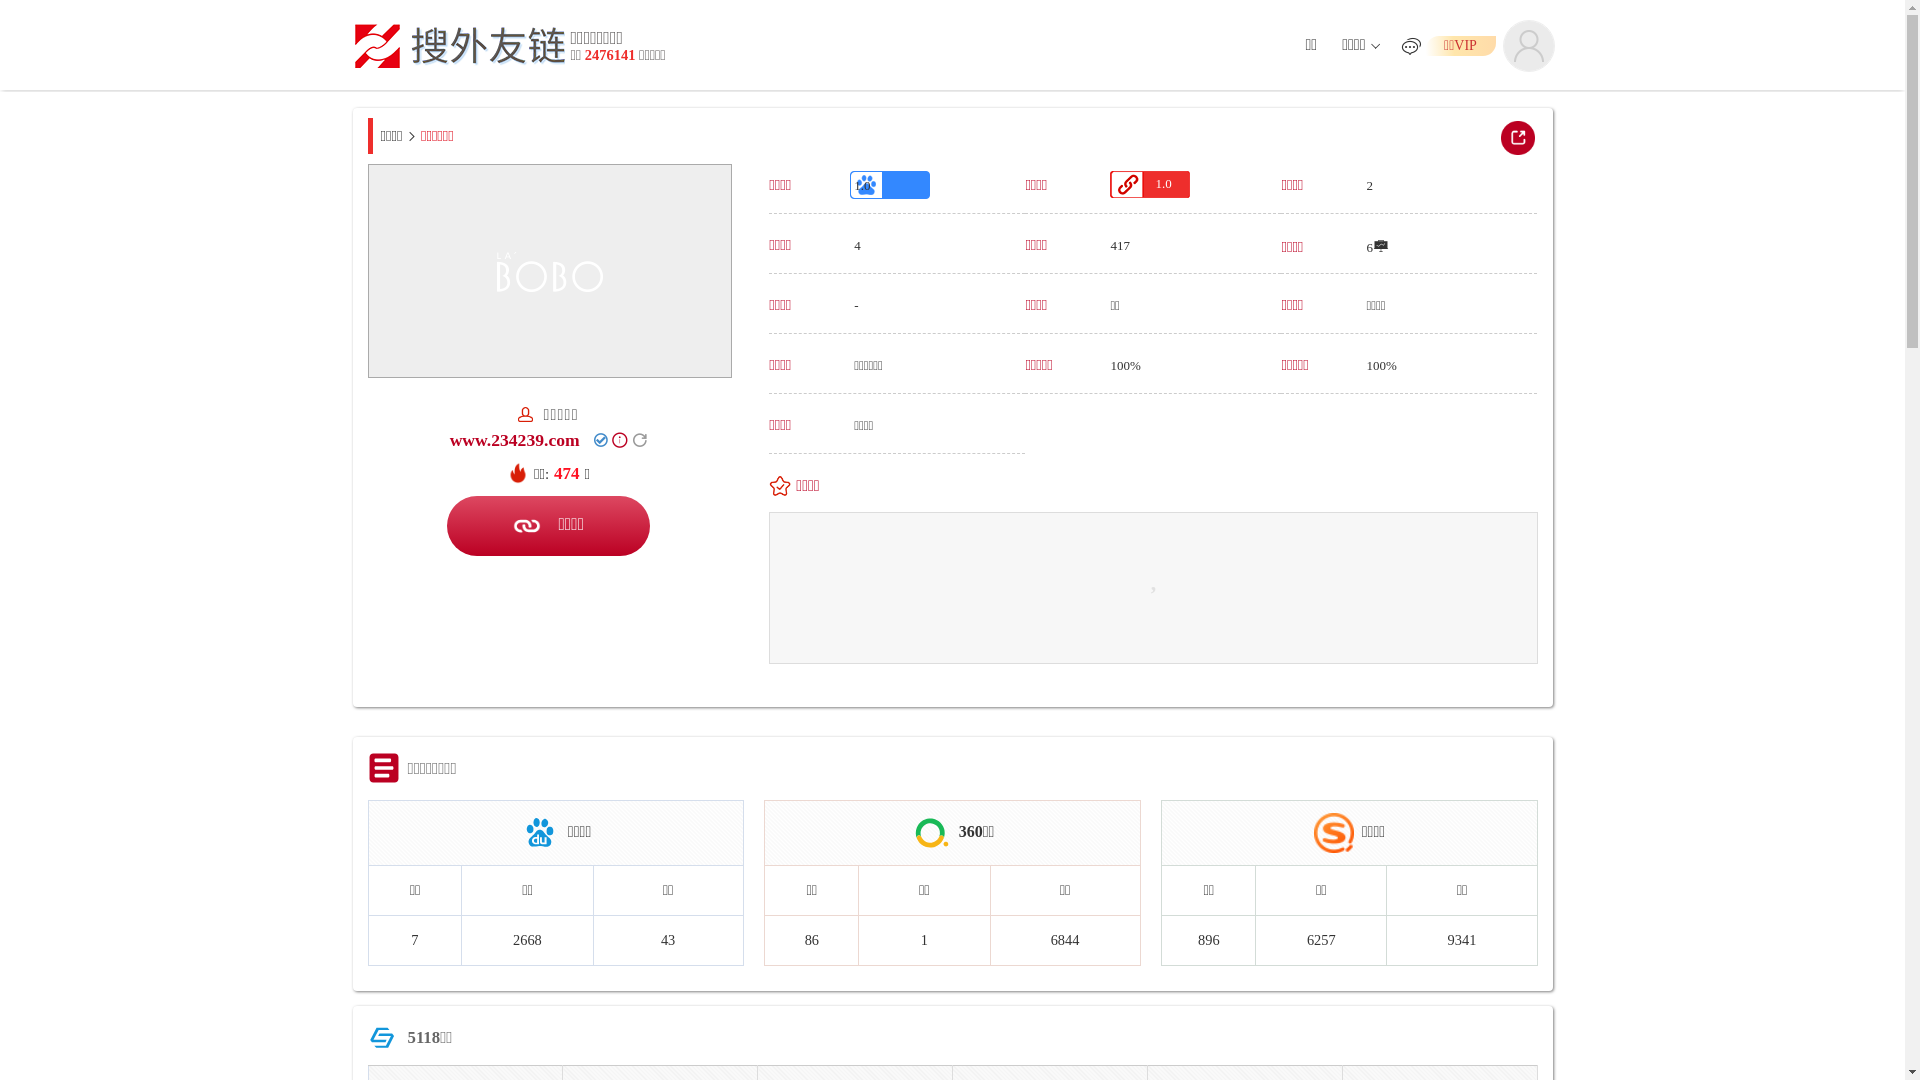 This screenshot has height=1080, width=1920. I want to click on 'www.234239.com', so click(514, 438).